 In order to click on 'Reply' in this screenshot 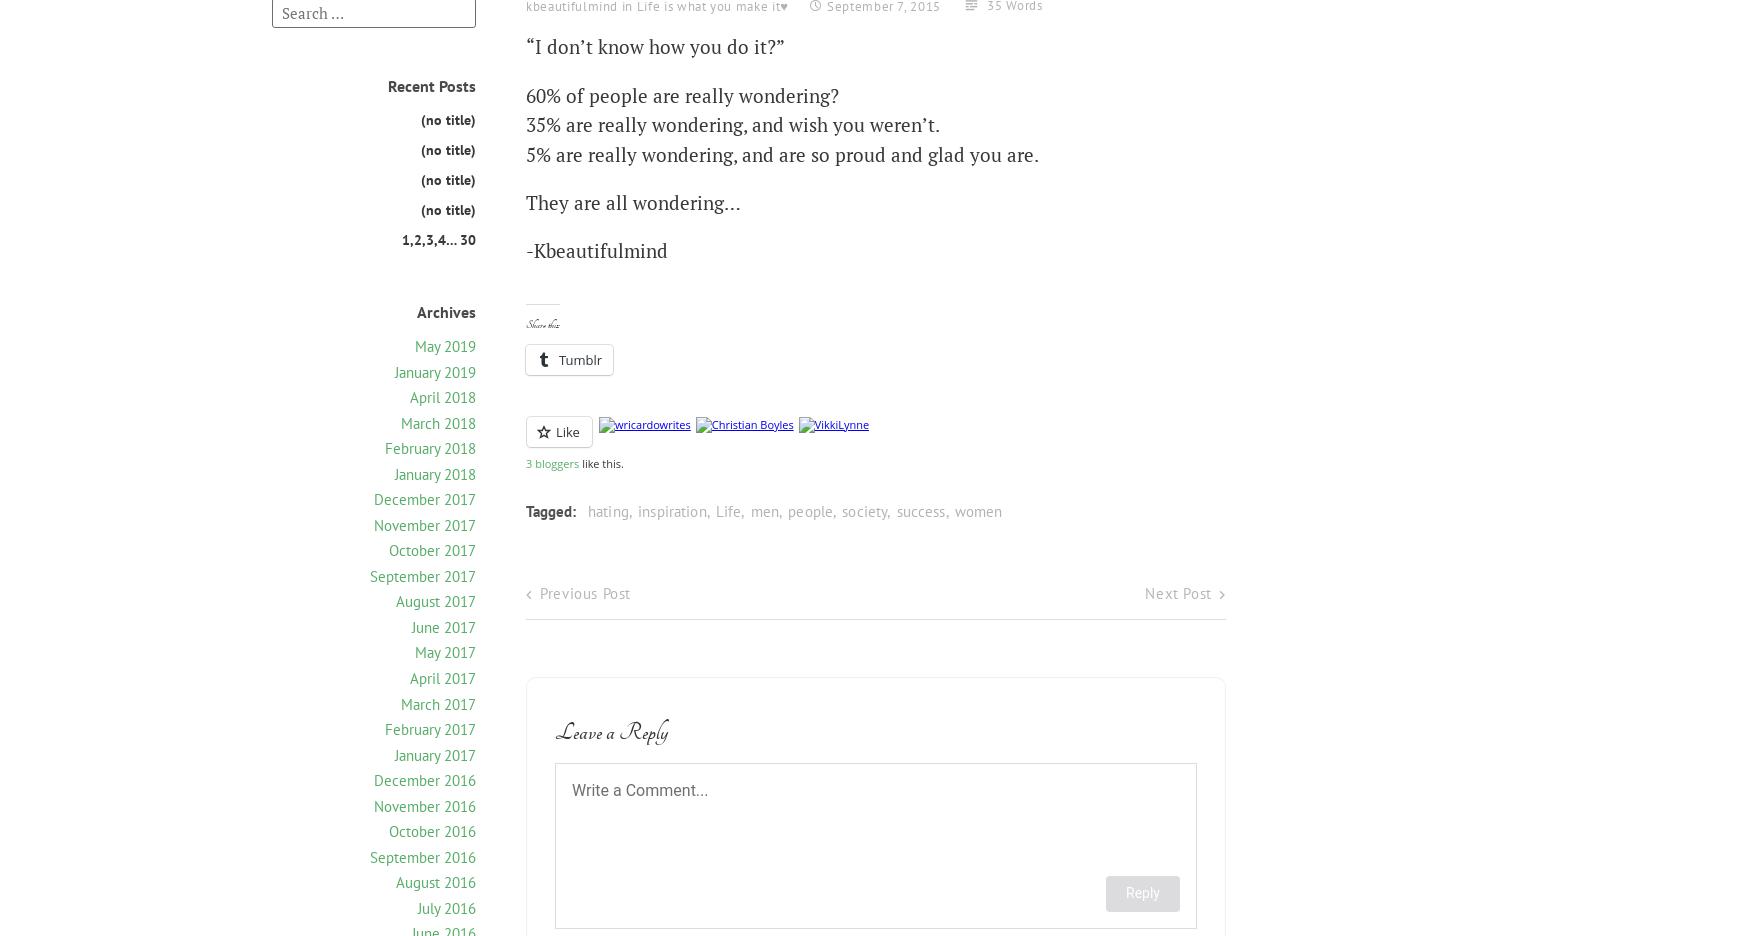, I will do `click(1142, 892)`.